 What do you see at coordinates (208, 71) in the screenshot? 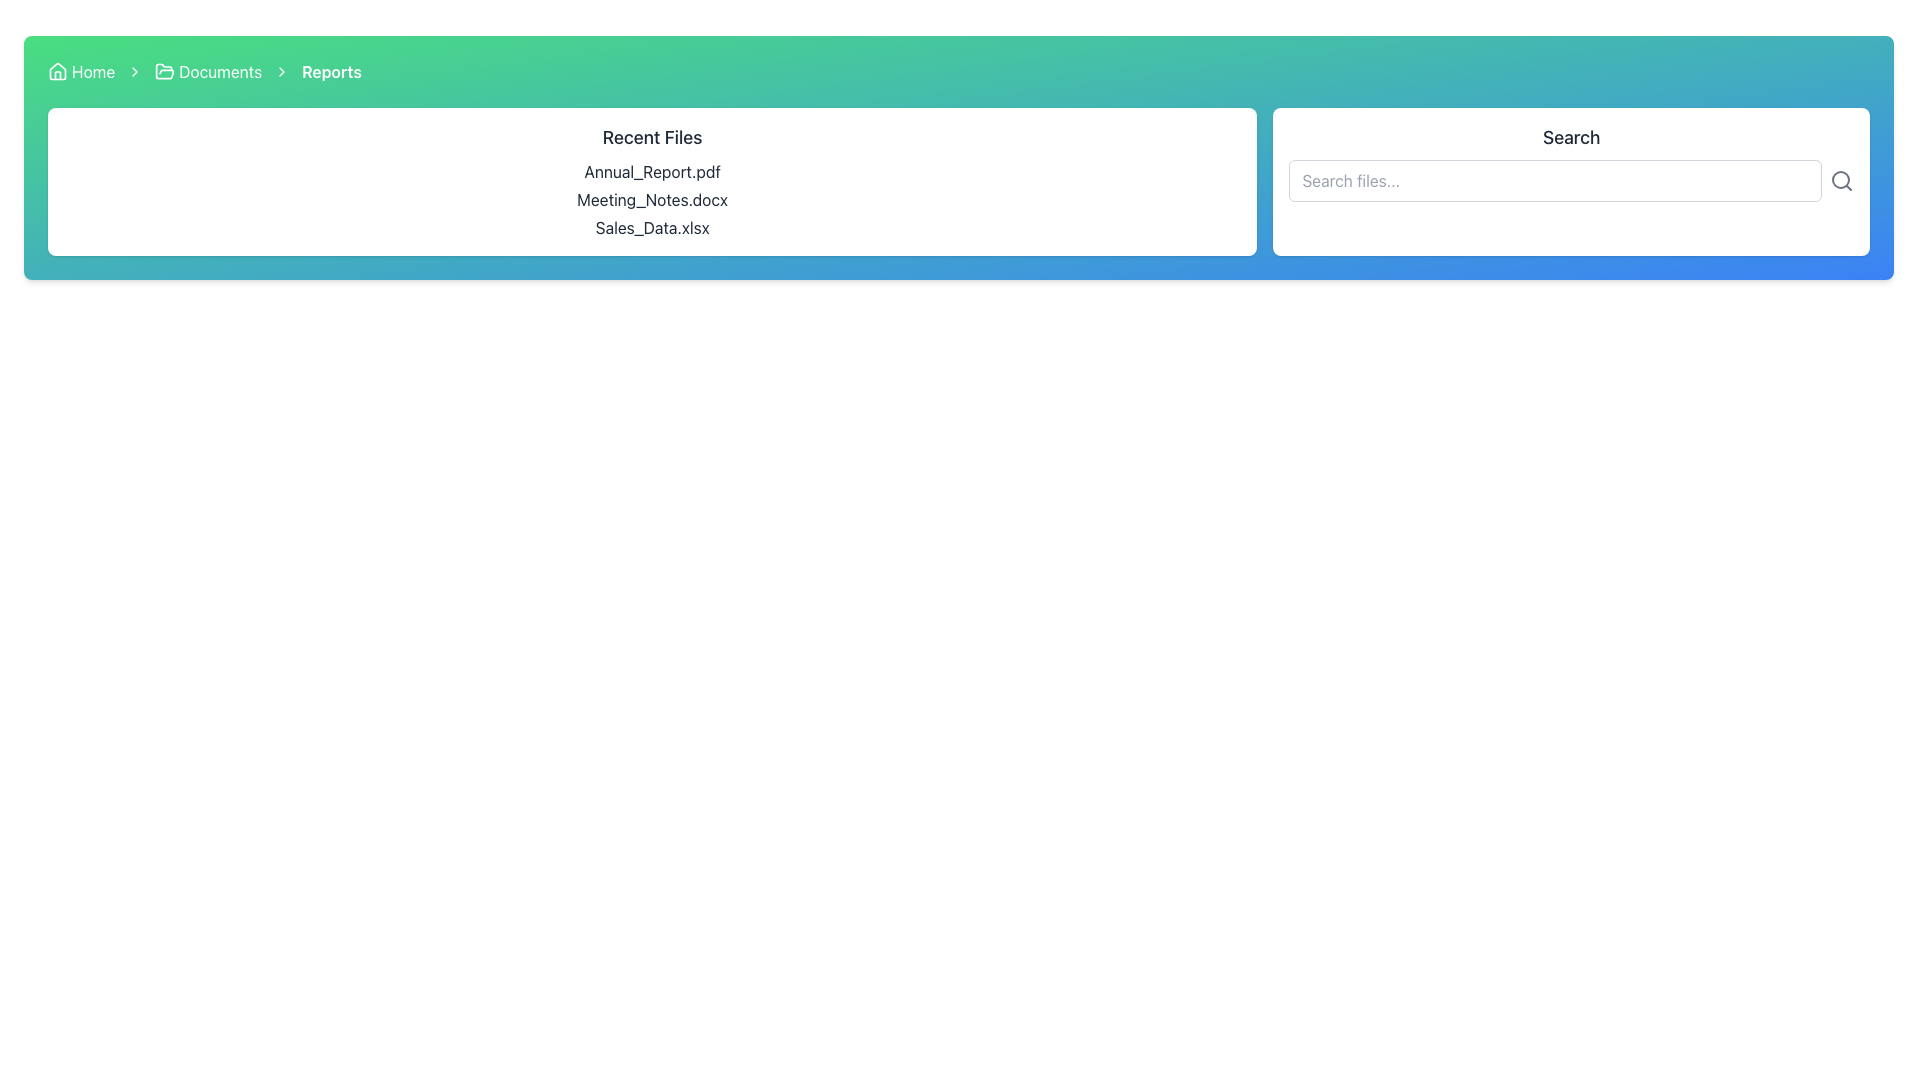
I see `the breadcrumb navigation link labeled 'Documents'` at bounding box center [208, 71].